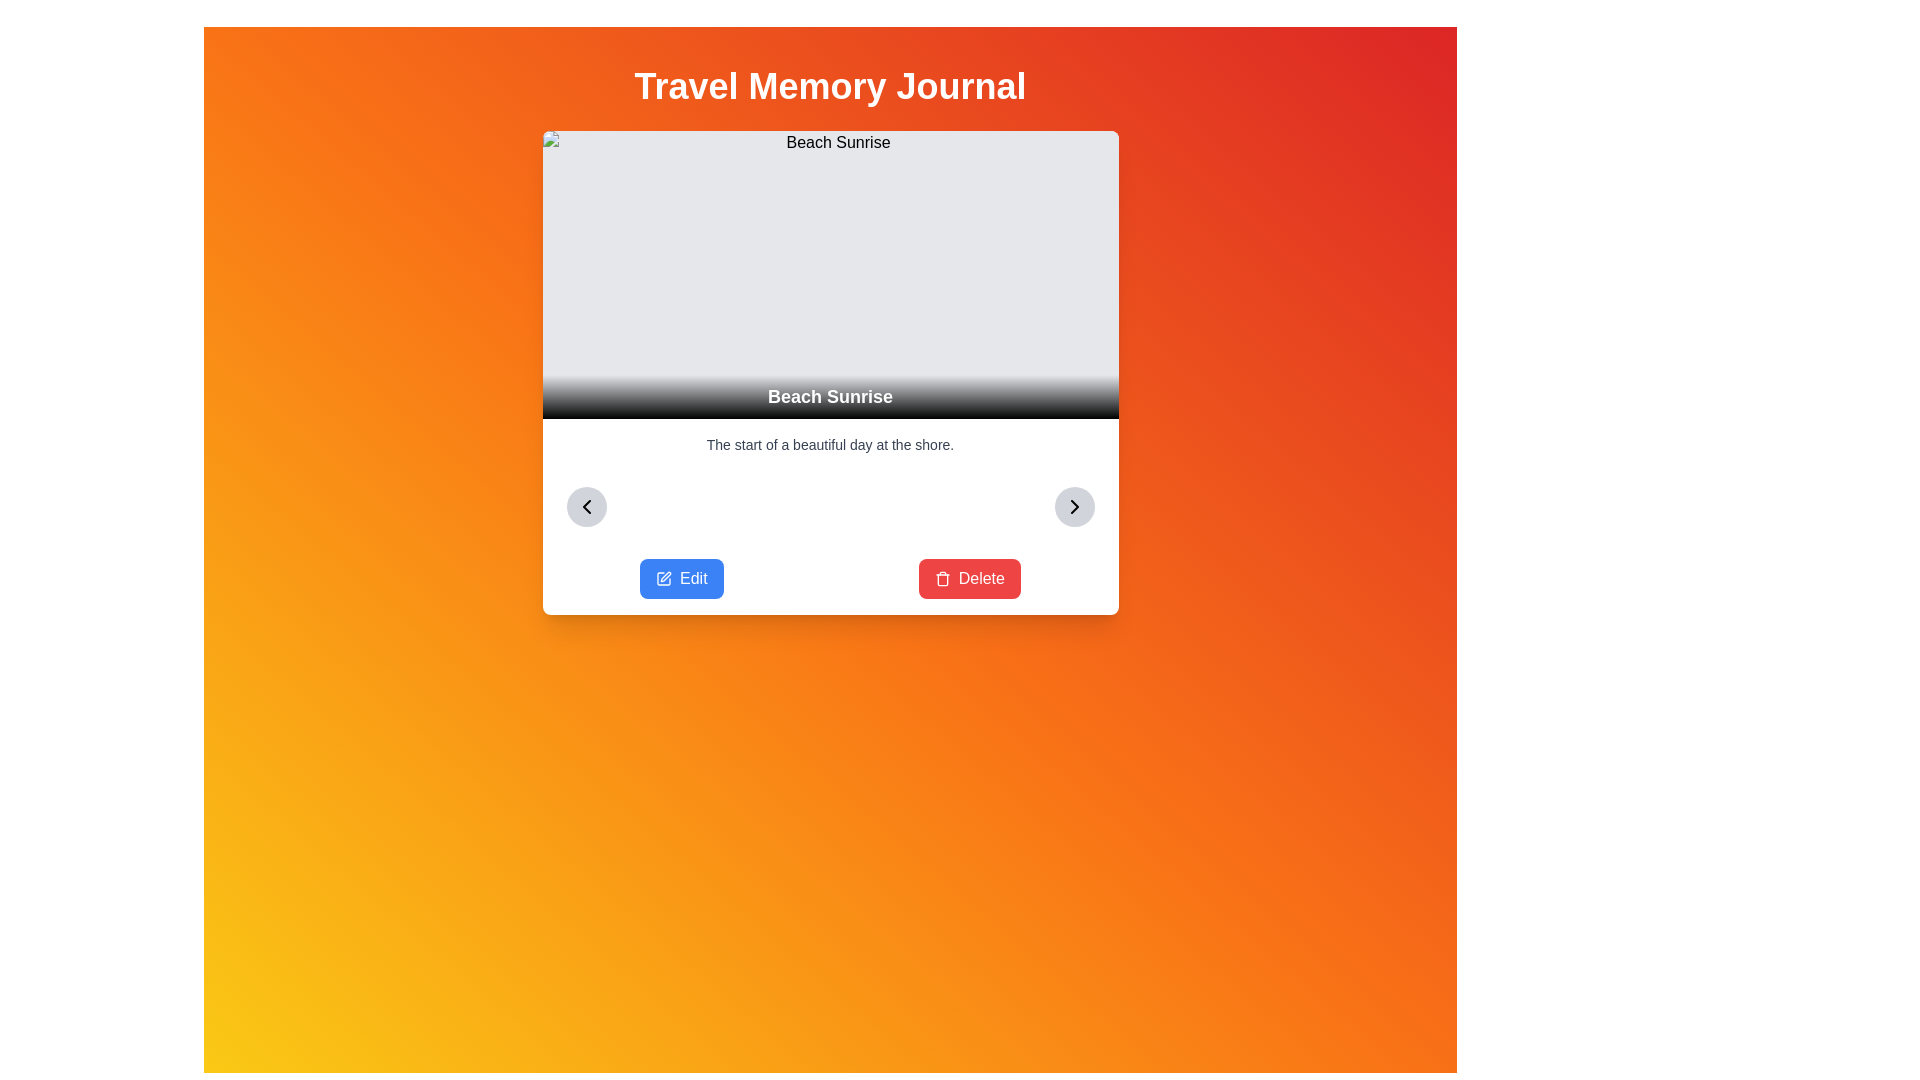 This screenshot has width=1920, height=1080. Describe the element at coordinates (681, 578) in the screenshot. I see `the leftmost button under the content description area` at that location.